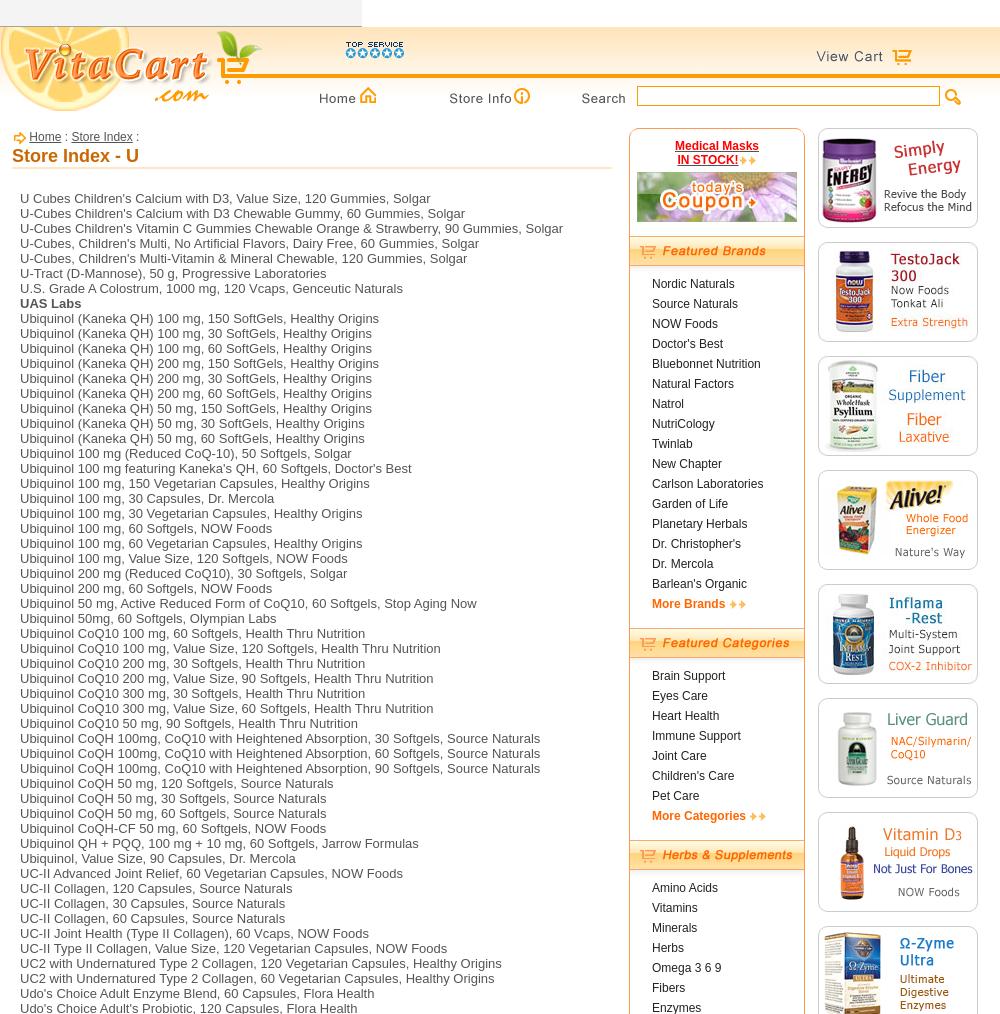  Describe the element at coordinates (280, 752) in the screenshot. I see `'Ubiquinol CoQH 100mg, CoQ10 with Heightened Absorption, 60 Softgels, Source Naturals'` at that location.